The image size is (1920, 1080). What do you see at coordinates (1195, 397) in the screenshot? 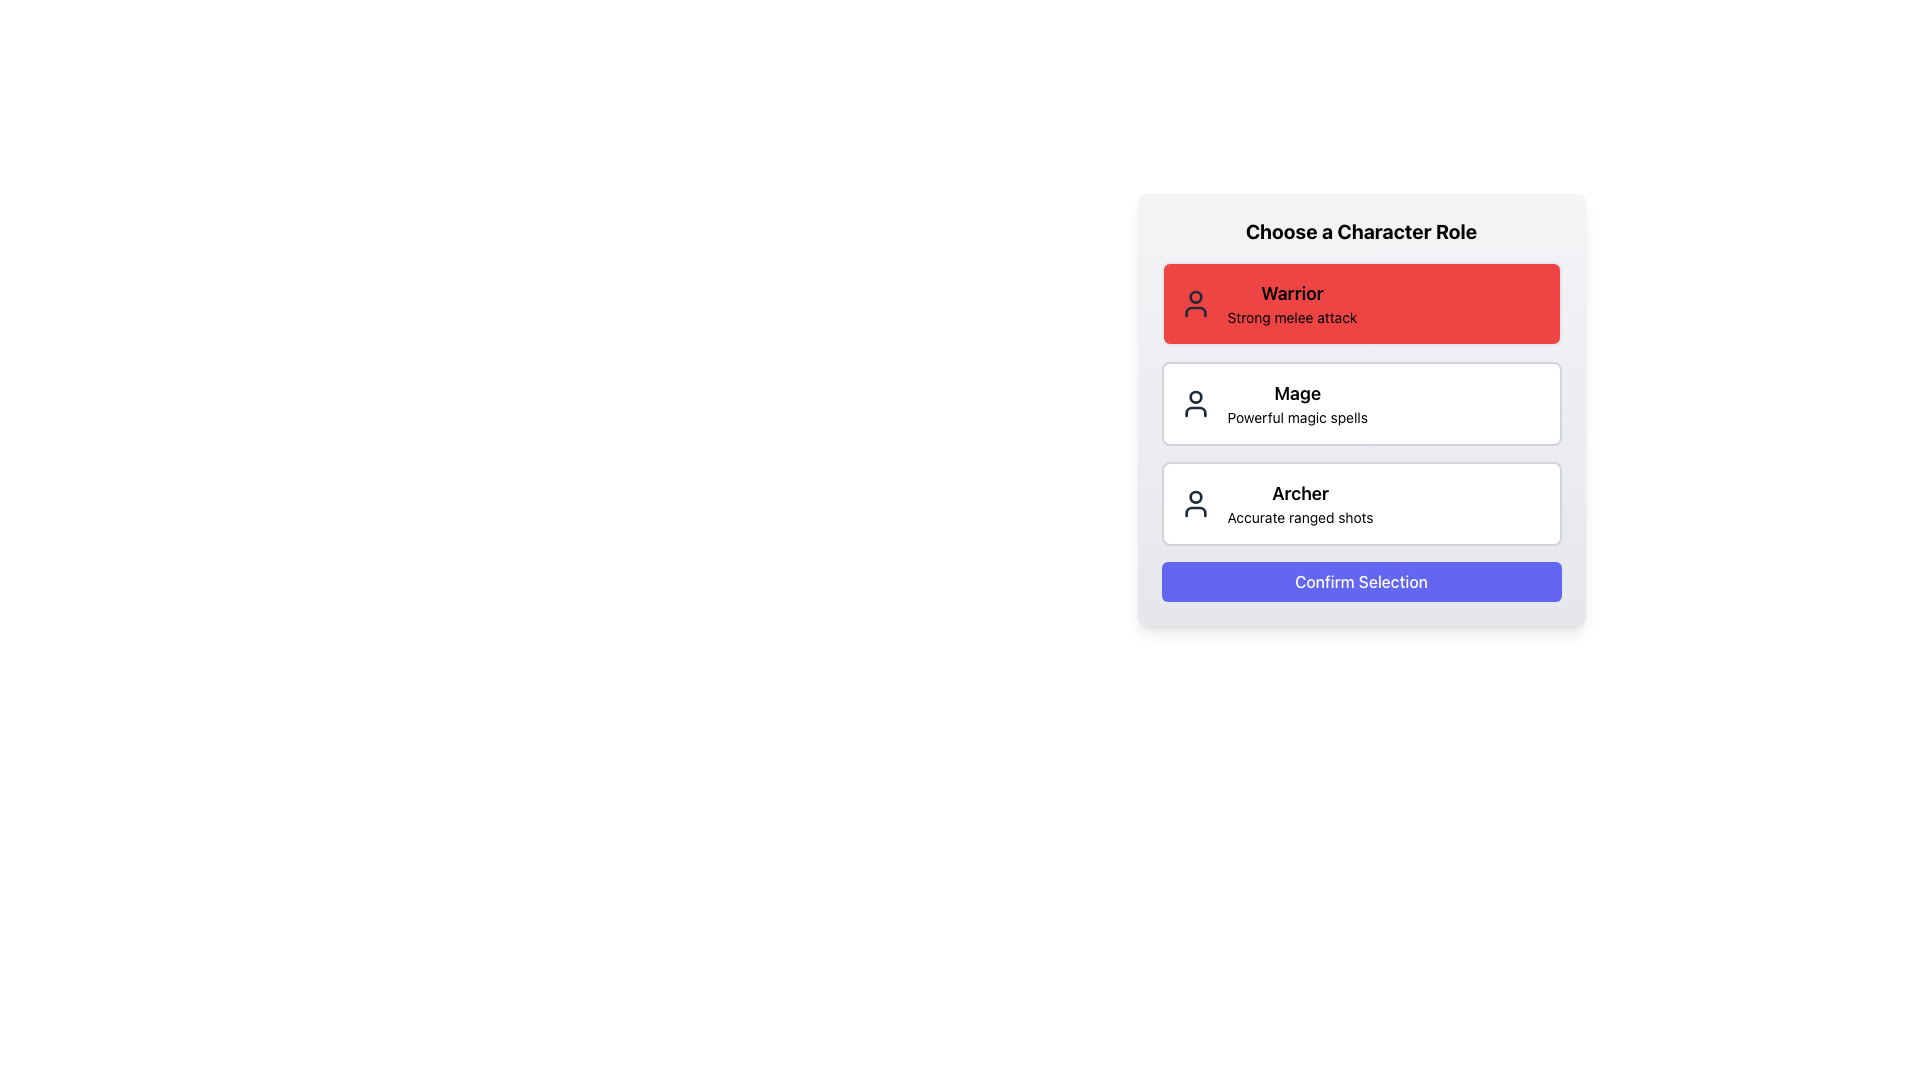
I see `the Circle graphical element representing the head of the user icon for the 'Mage' role option in the SVG interface` at bounding box center [1195, 397].